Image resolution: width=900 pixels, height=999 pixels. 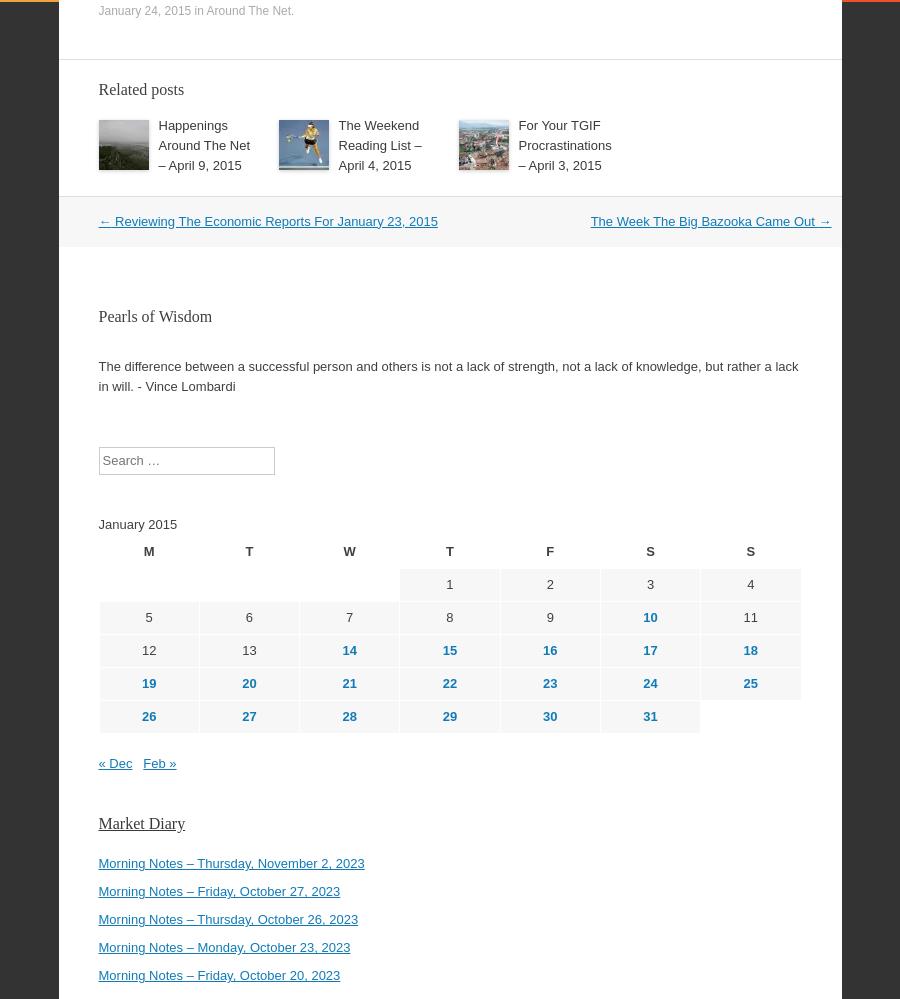 What do you see at coordinates (272, 165) in the screenshot?
I see `'Reviewing The Economic Reports For January 23, 2015'` at bounding box center [272, 165].